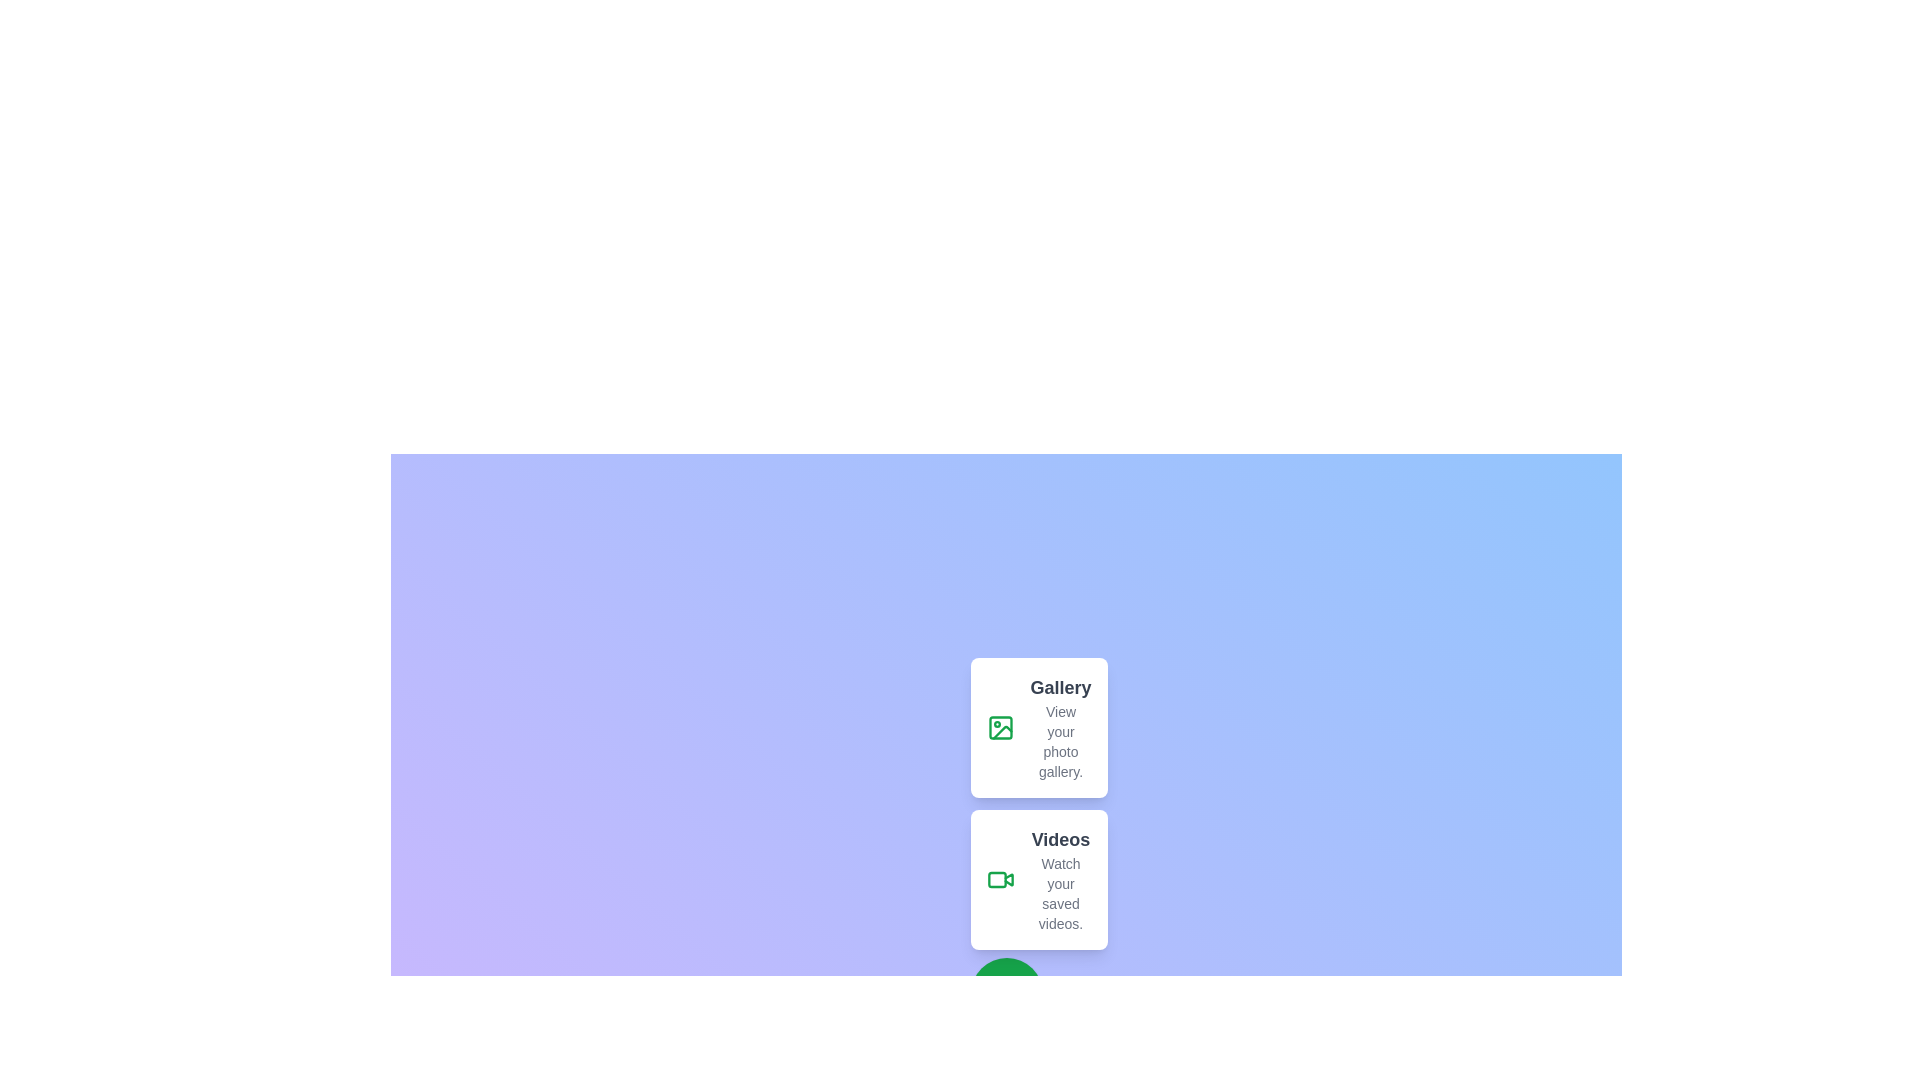 The height and width of the screenshot is (1080, 1920). What do you see at coordinates (1038, 728) in the screenshot?
I see `the 'Gallery' option to view the photo gallery` at bounding box center [1038, 728].